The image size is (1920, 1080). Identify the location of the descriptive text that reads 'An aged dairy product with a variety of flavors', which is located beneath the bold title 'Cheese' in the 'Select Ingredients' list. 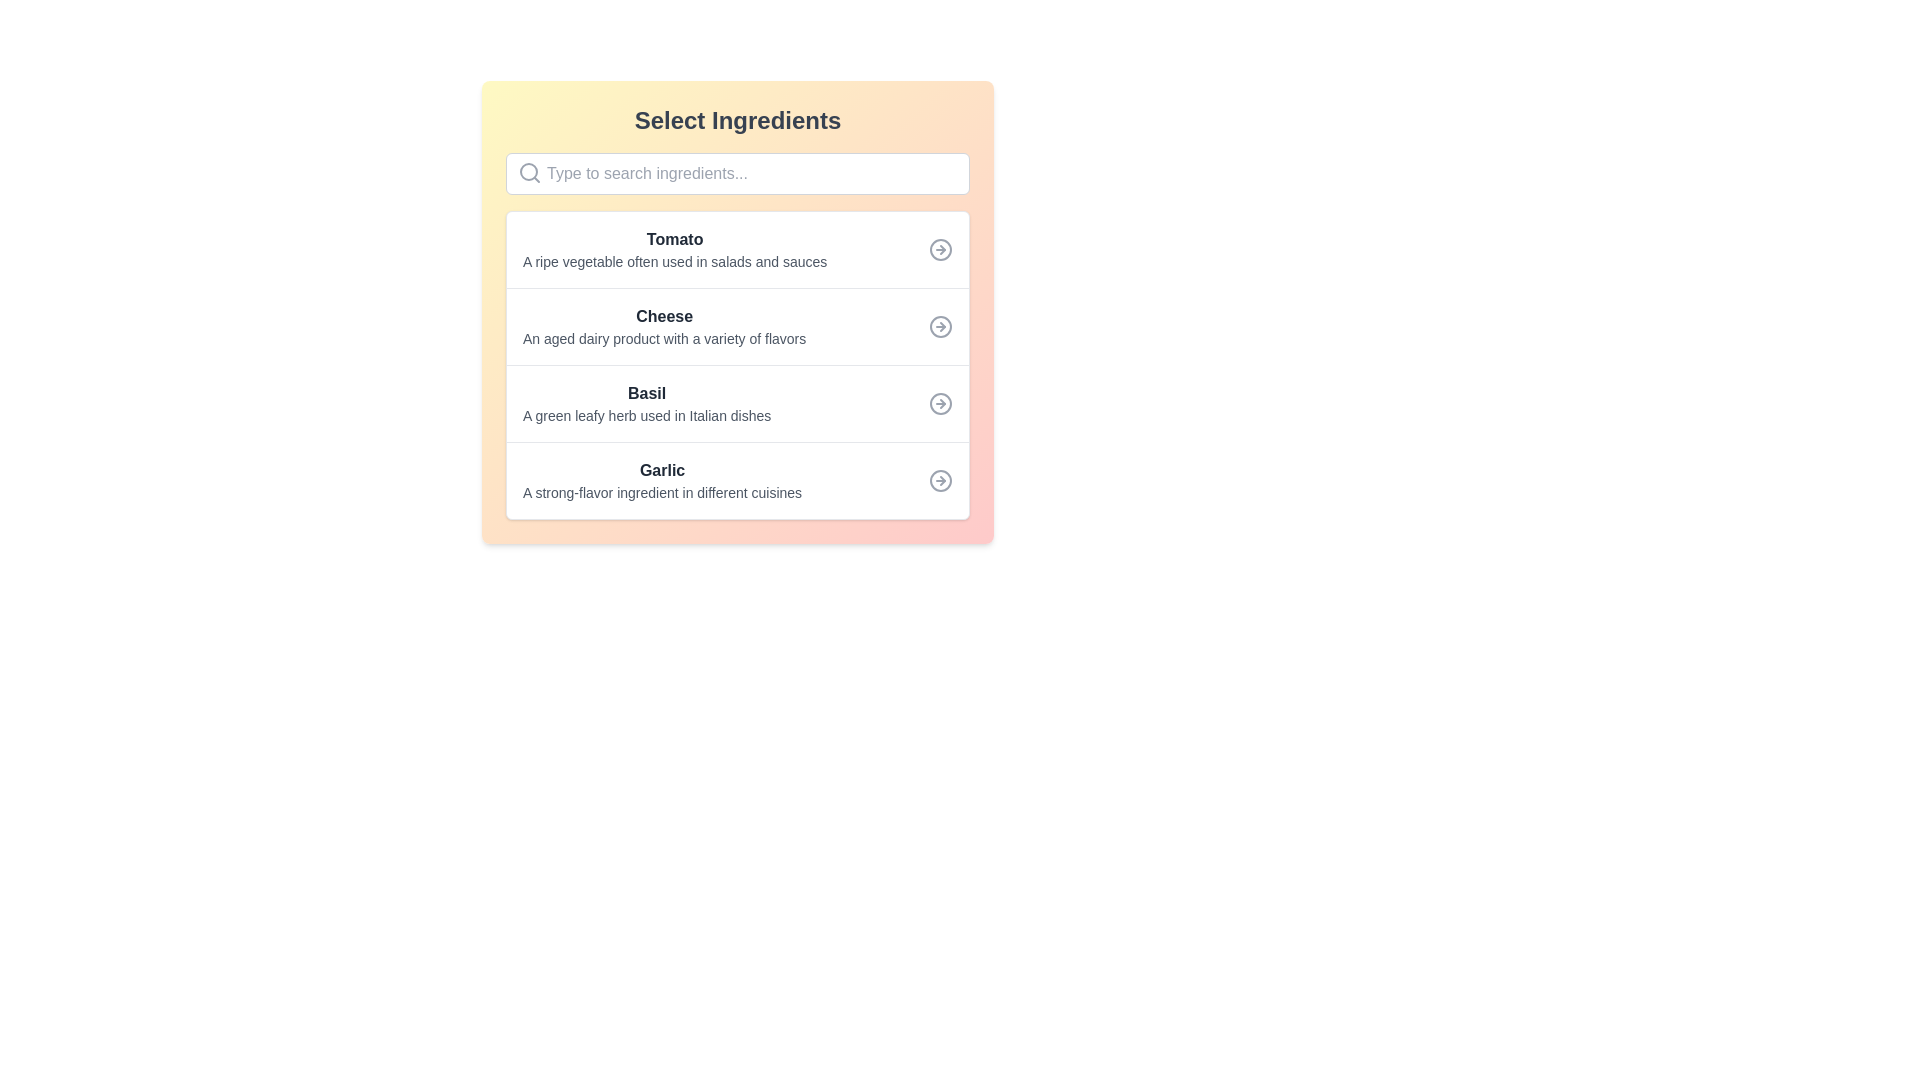
(664, 338).